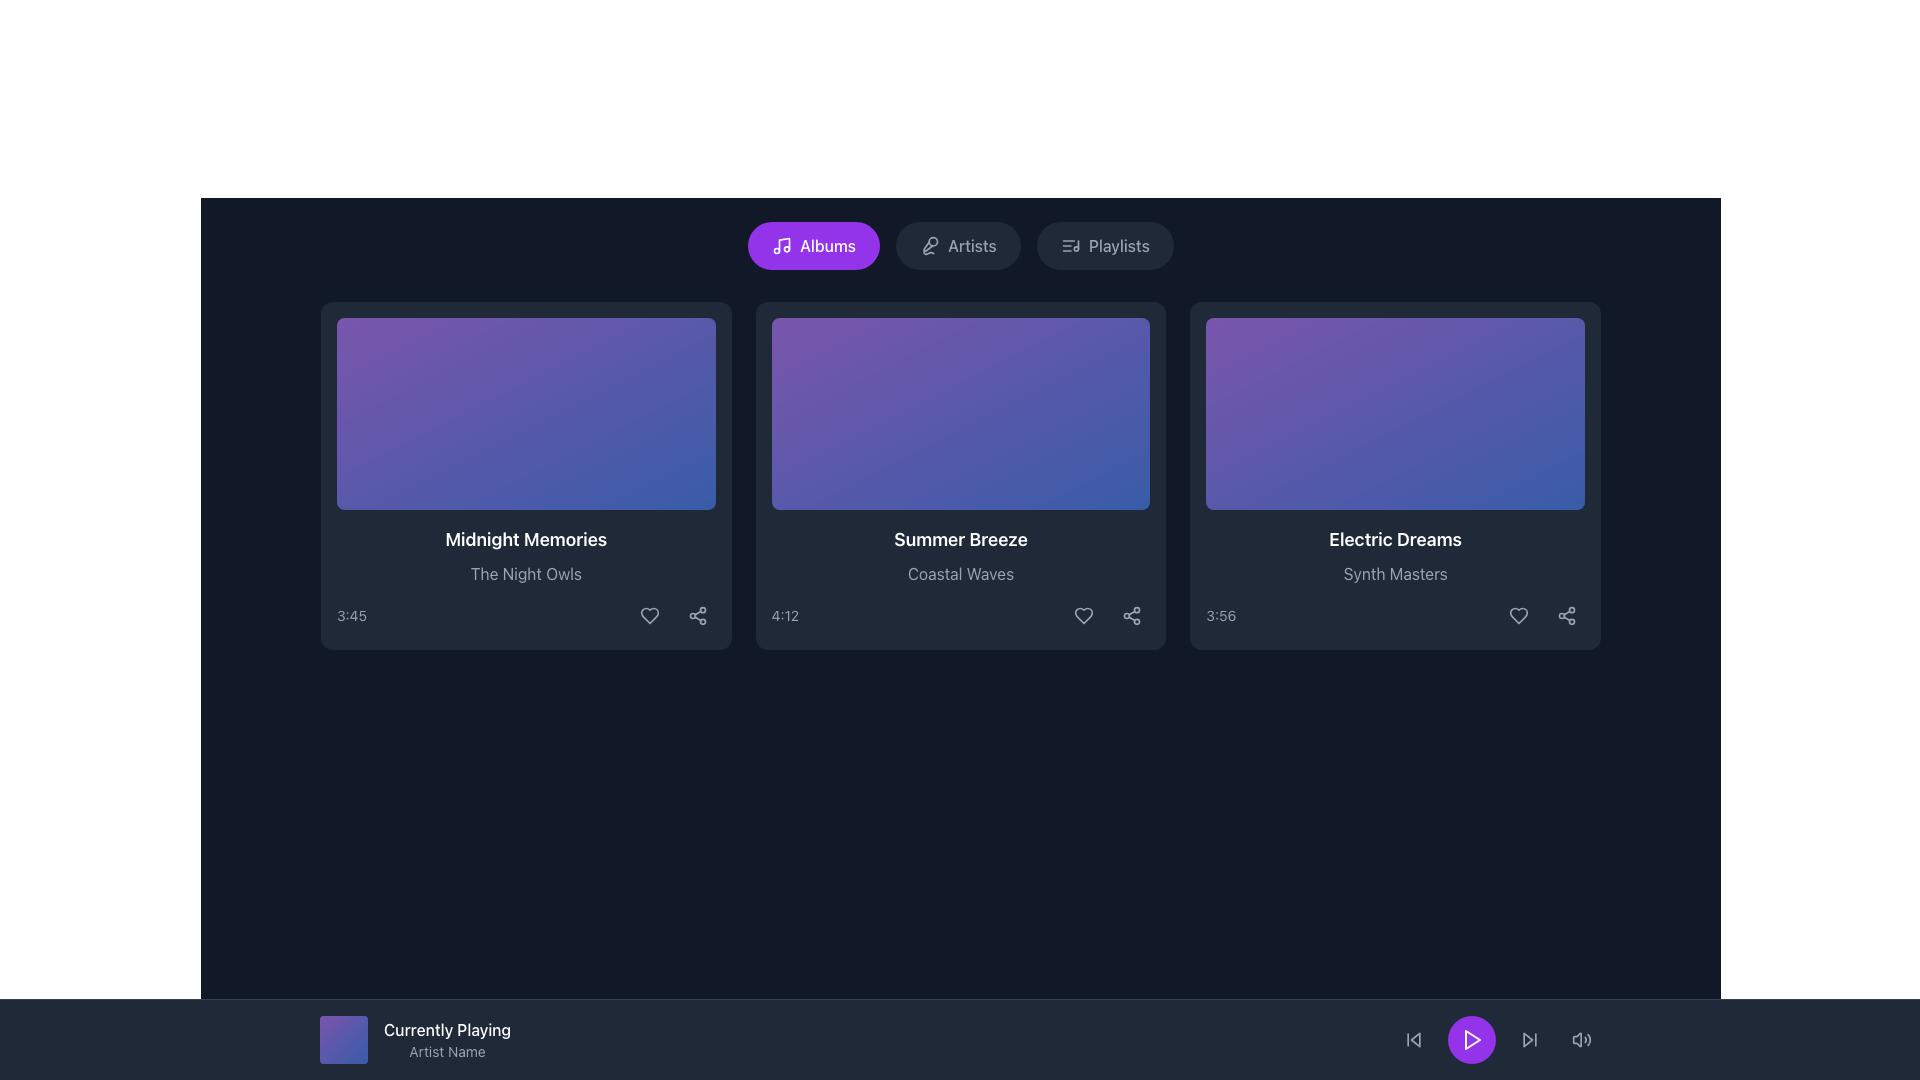 Image resolution: width=1920 pixels, height=1080 pixels. What do you see at coordinates (526, 540) in the screenshot?
I see `the text label displaying 'Midnight Memories' in white, which is centrally located within the first album card, positioned below the album's image area` at bounding box center [526, 540].